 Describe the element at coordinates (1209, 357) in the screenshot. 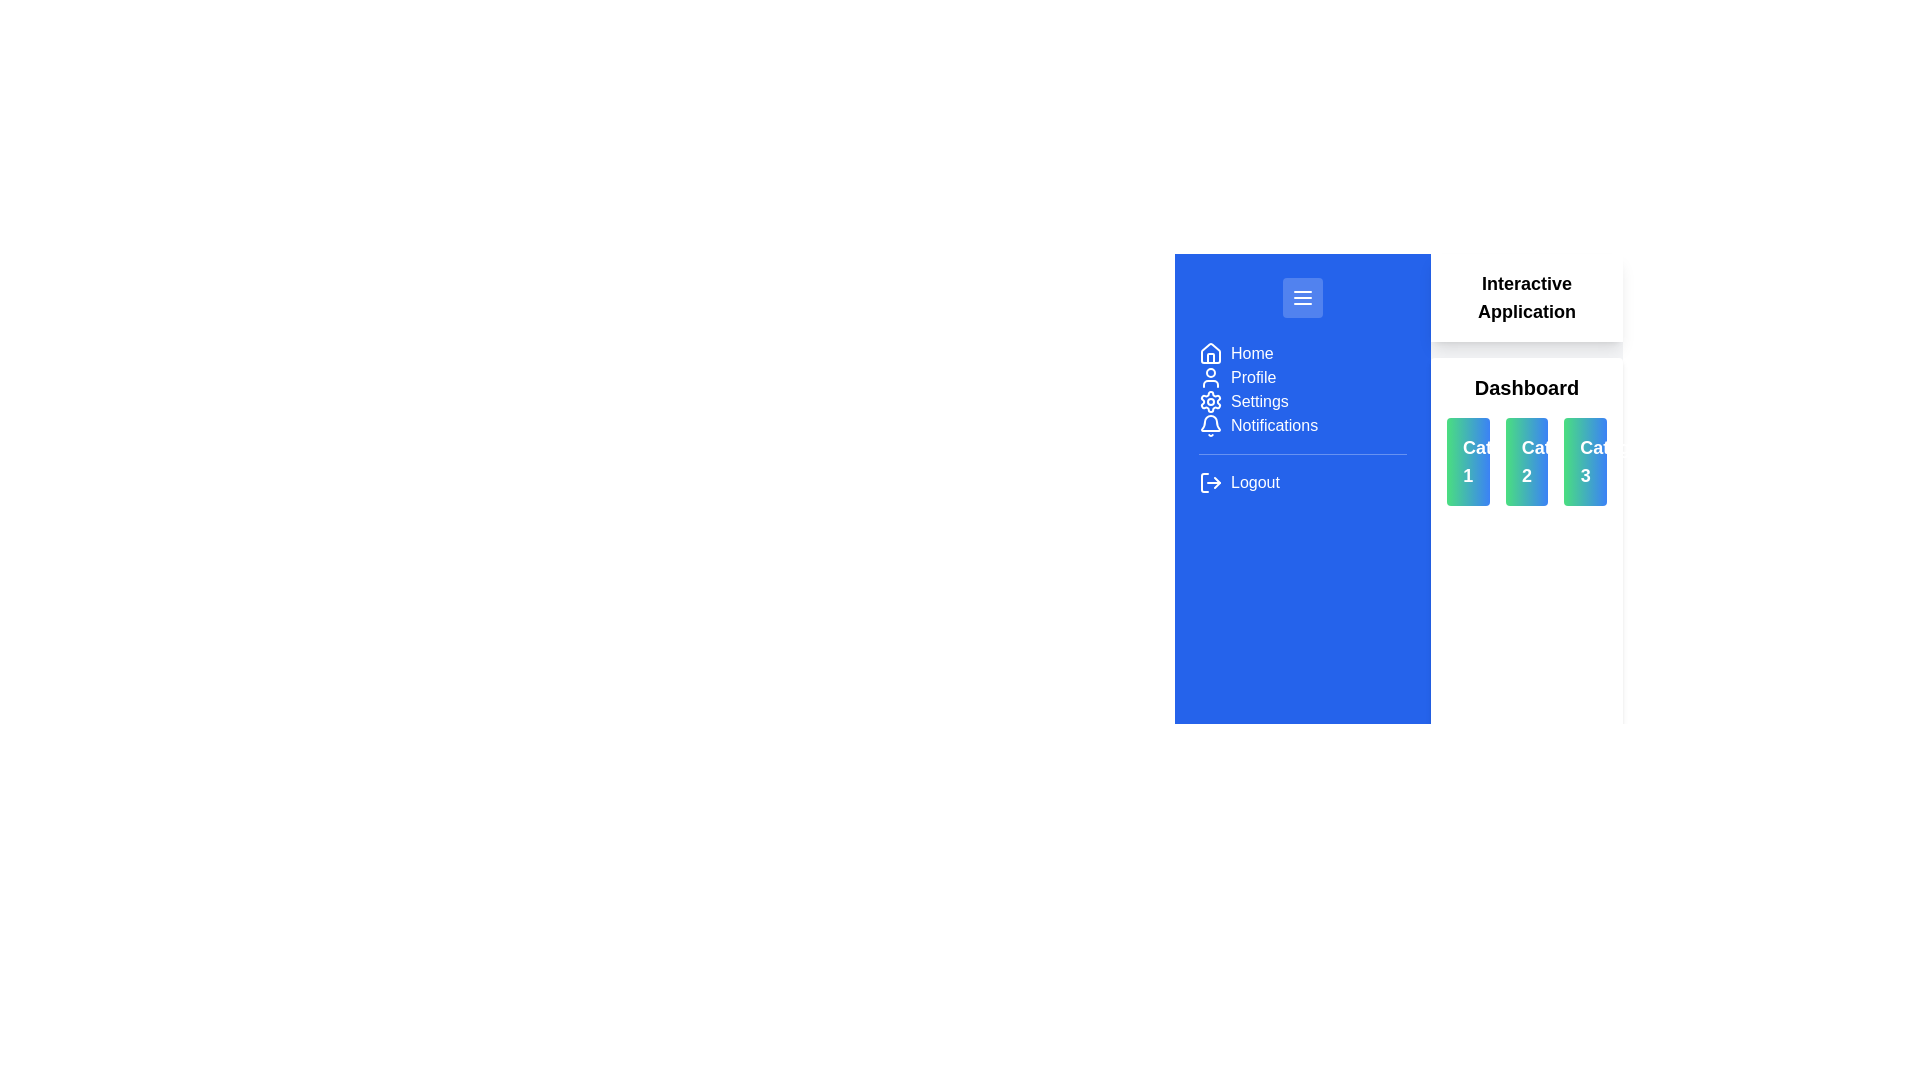

I see `the vertical rectangular shape representing a door or frame within the house icon located in the left sidebar, which is centrally and vertically aligned relative to the house's base area` at that location.